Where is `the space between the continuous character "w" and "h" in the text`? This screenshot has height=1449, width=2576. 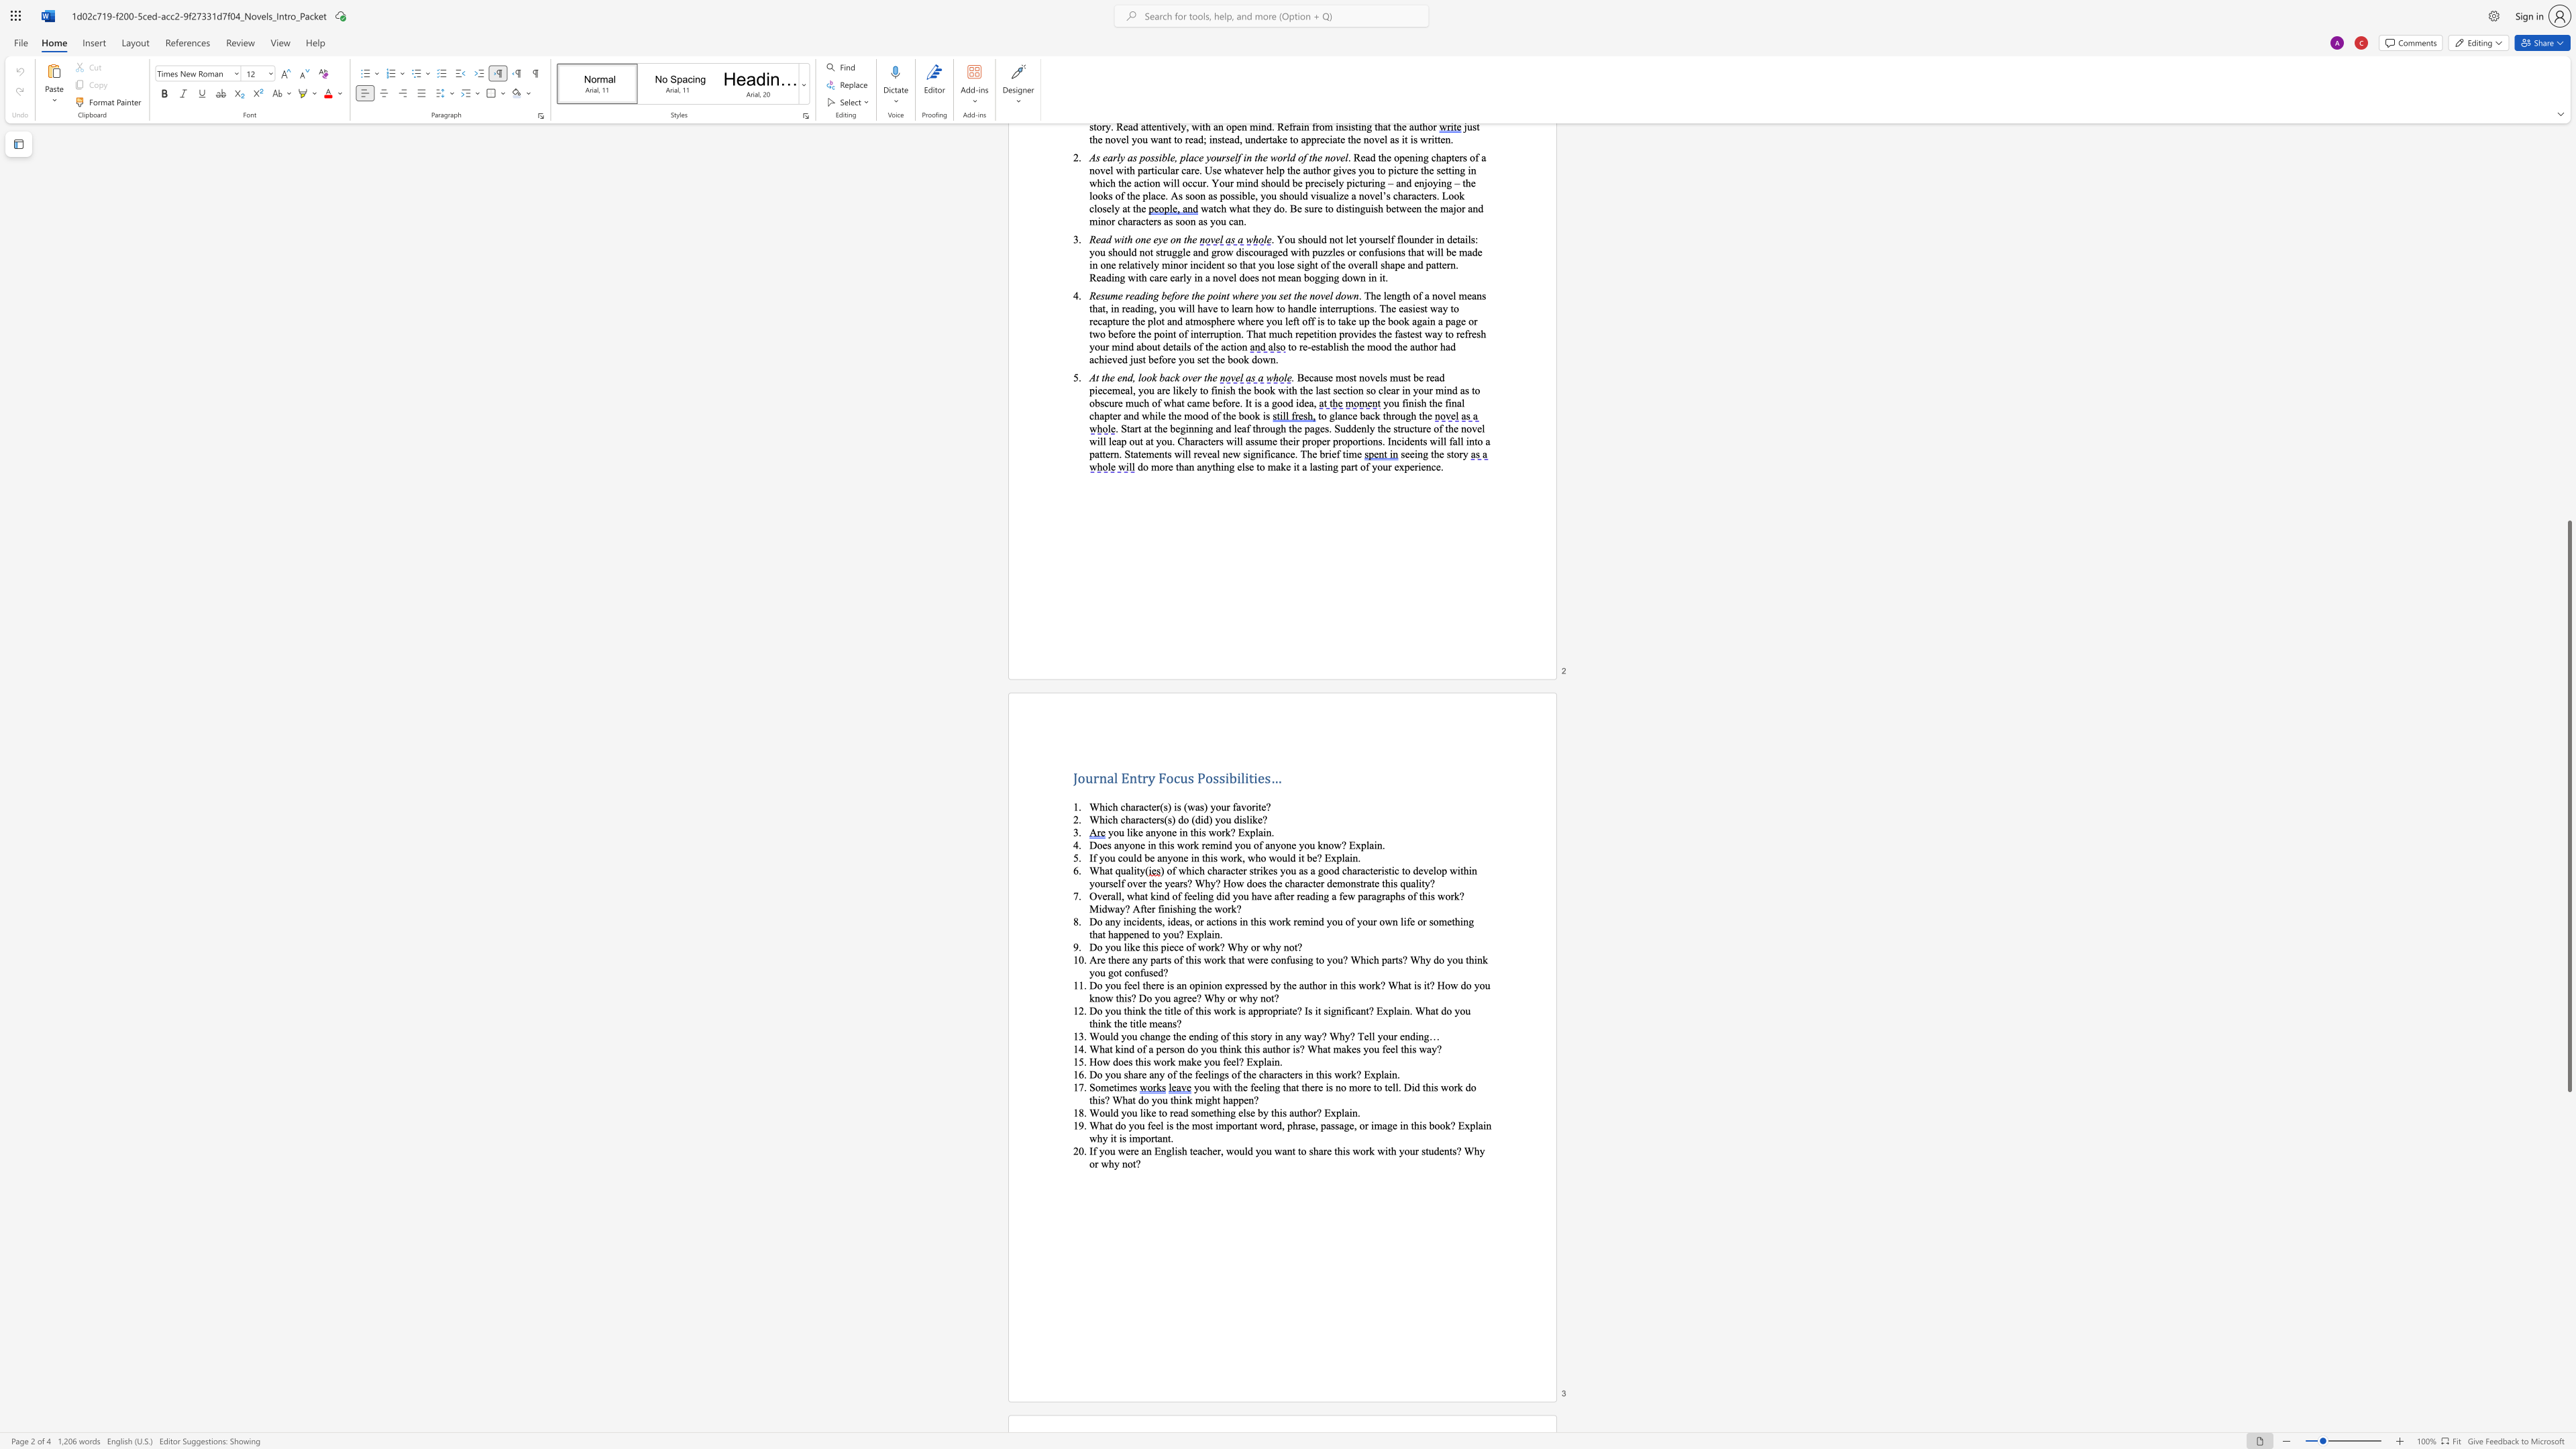 the space between the continuous character "w" and "h" in the text is located at coordinates (1253, 857).